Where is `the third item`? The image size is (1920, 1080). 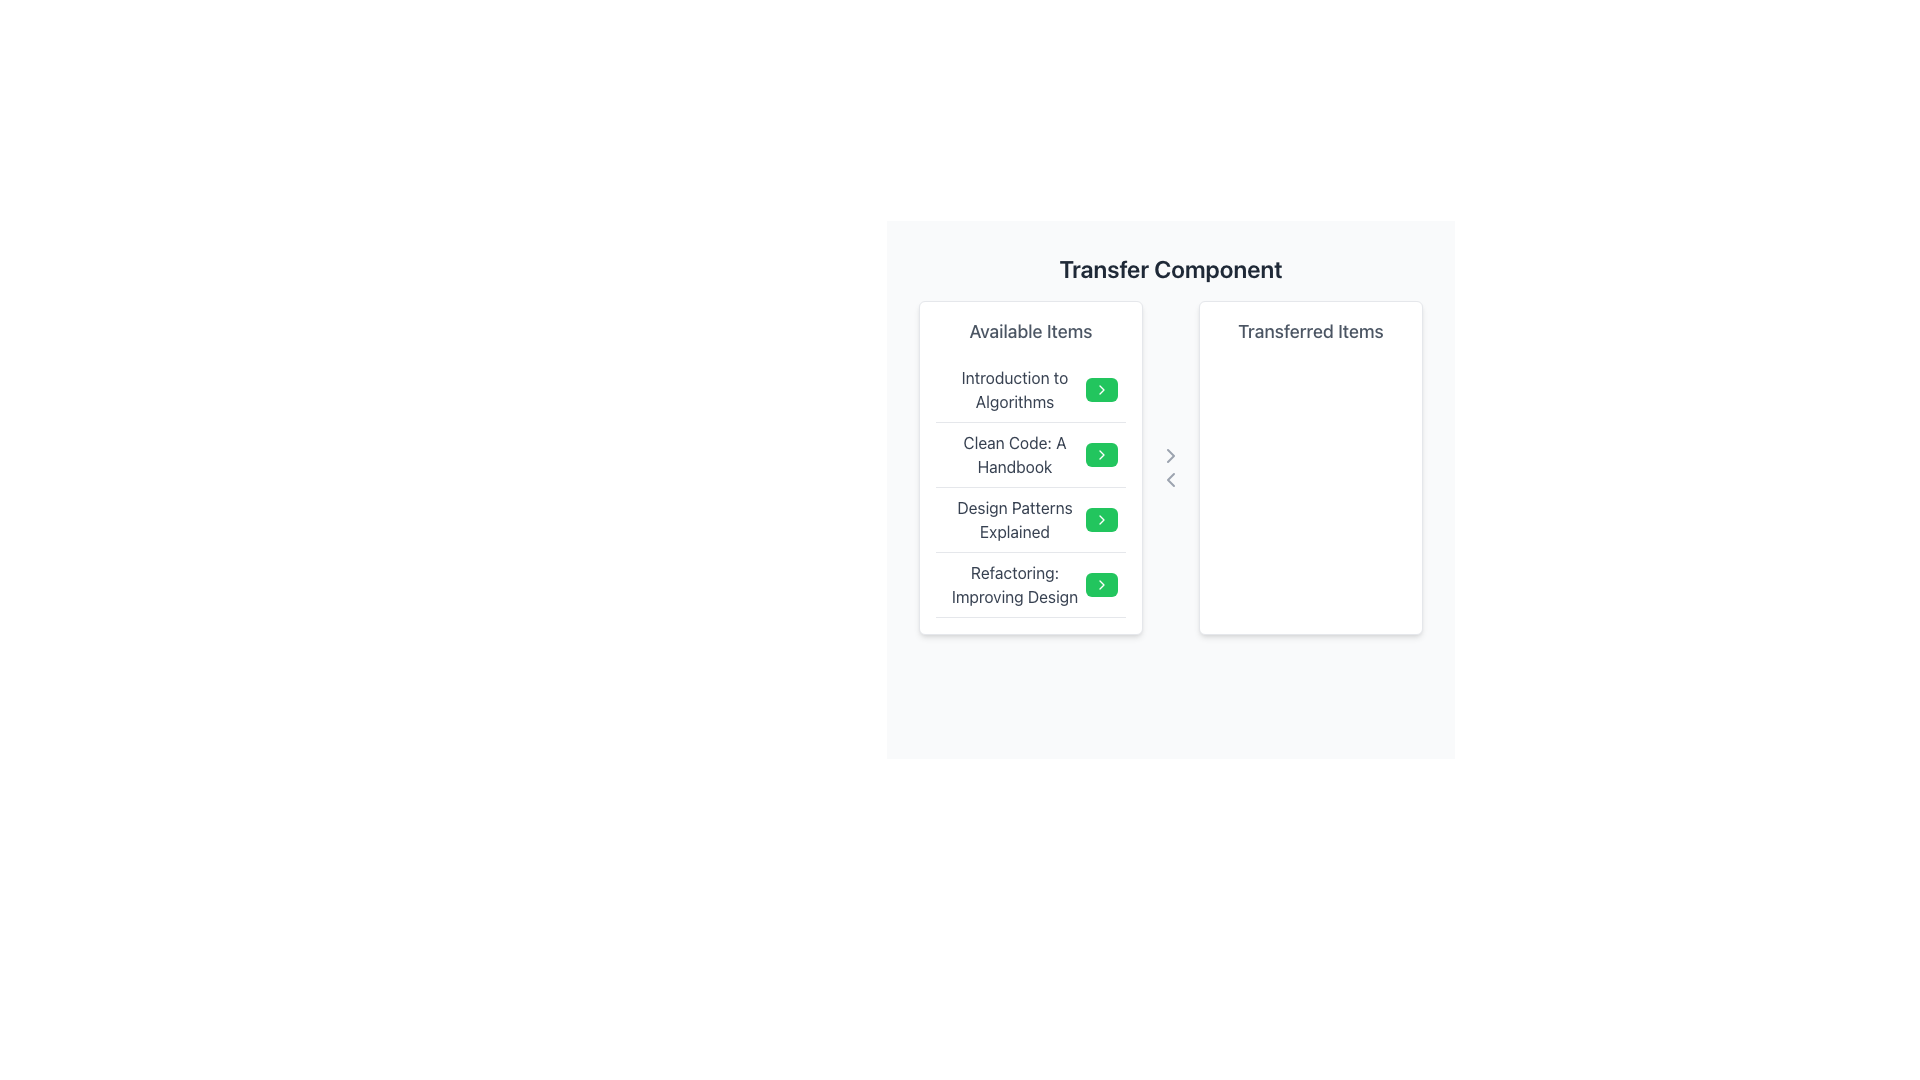 the third item is located at coordinates (1031, 519).